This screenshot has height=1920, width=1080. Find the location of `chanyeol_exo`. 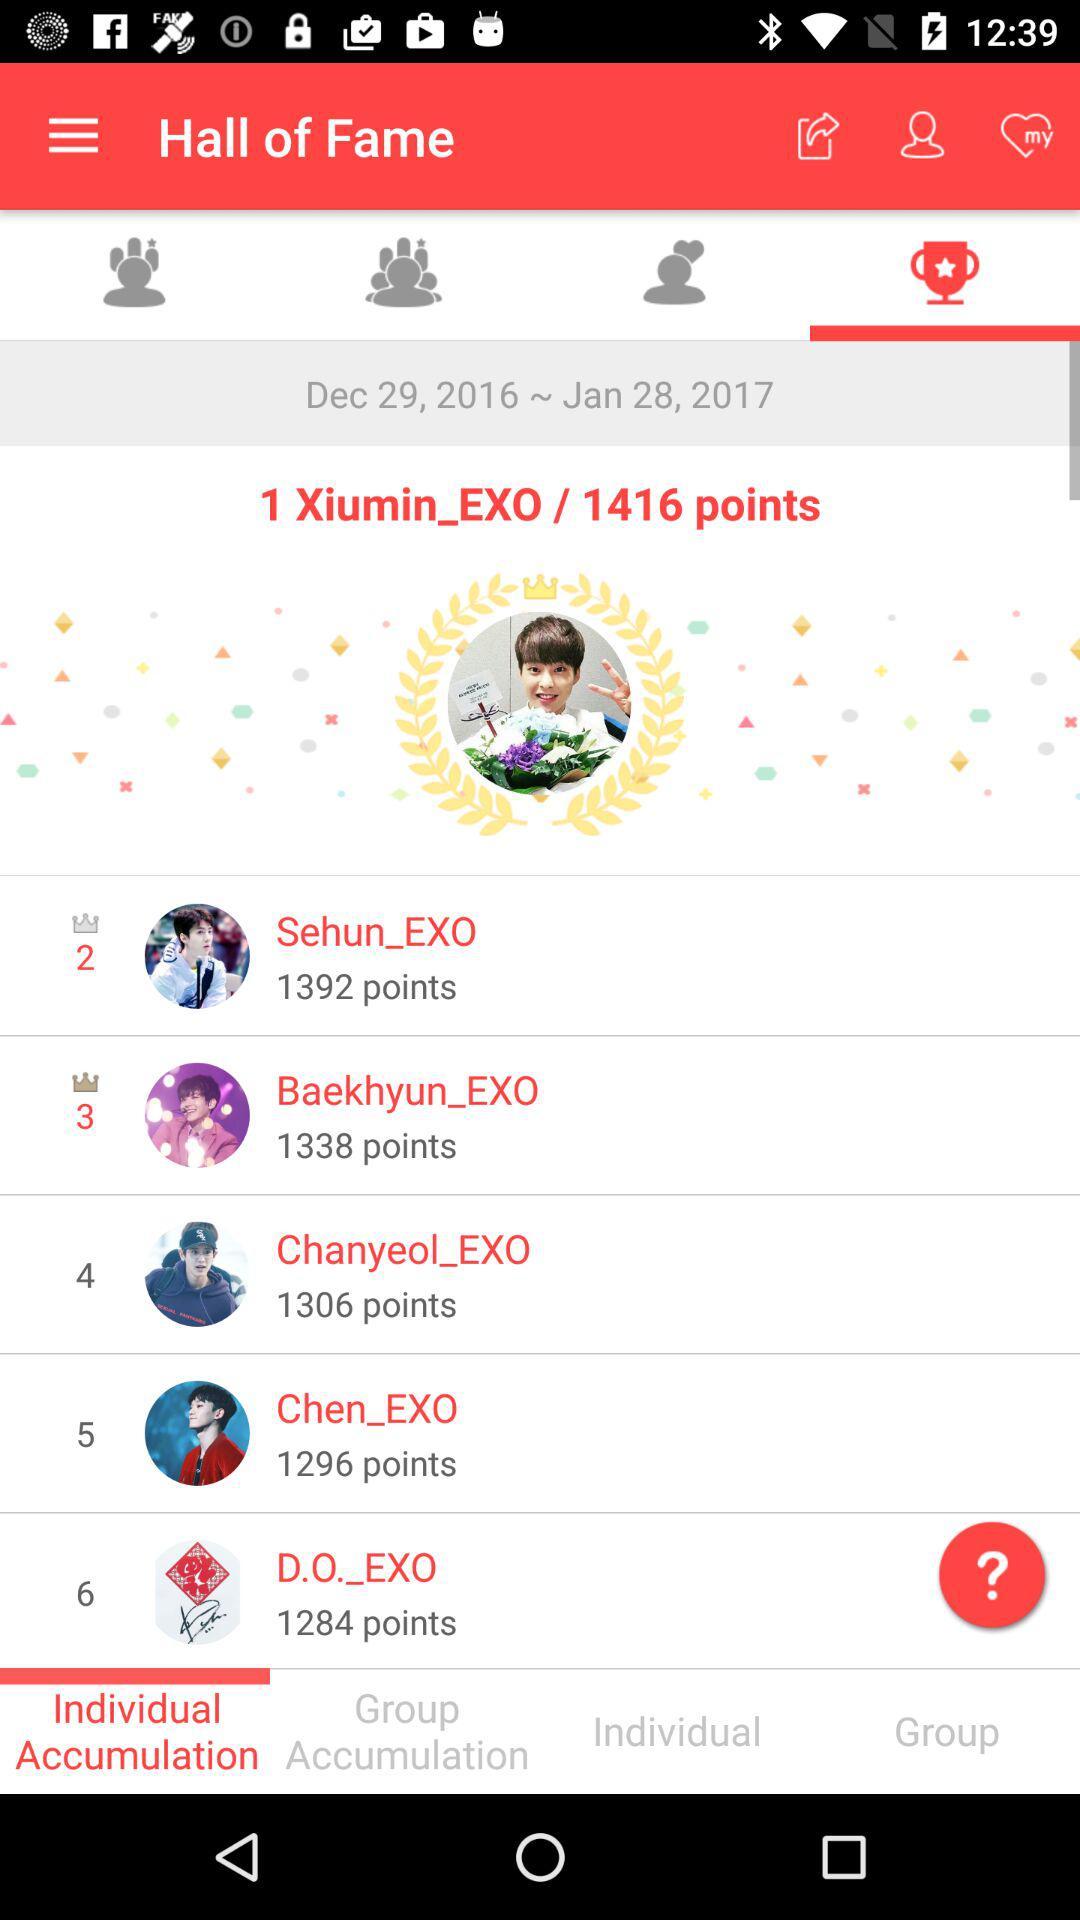

chanyeol_exo is located at coordinates (664, 1247).